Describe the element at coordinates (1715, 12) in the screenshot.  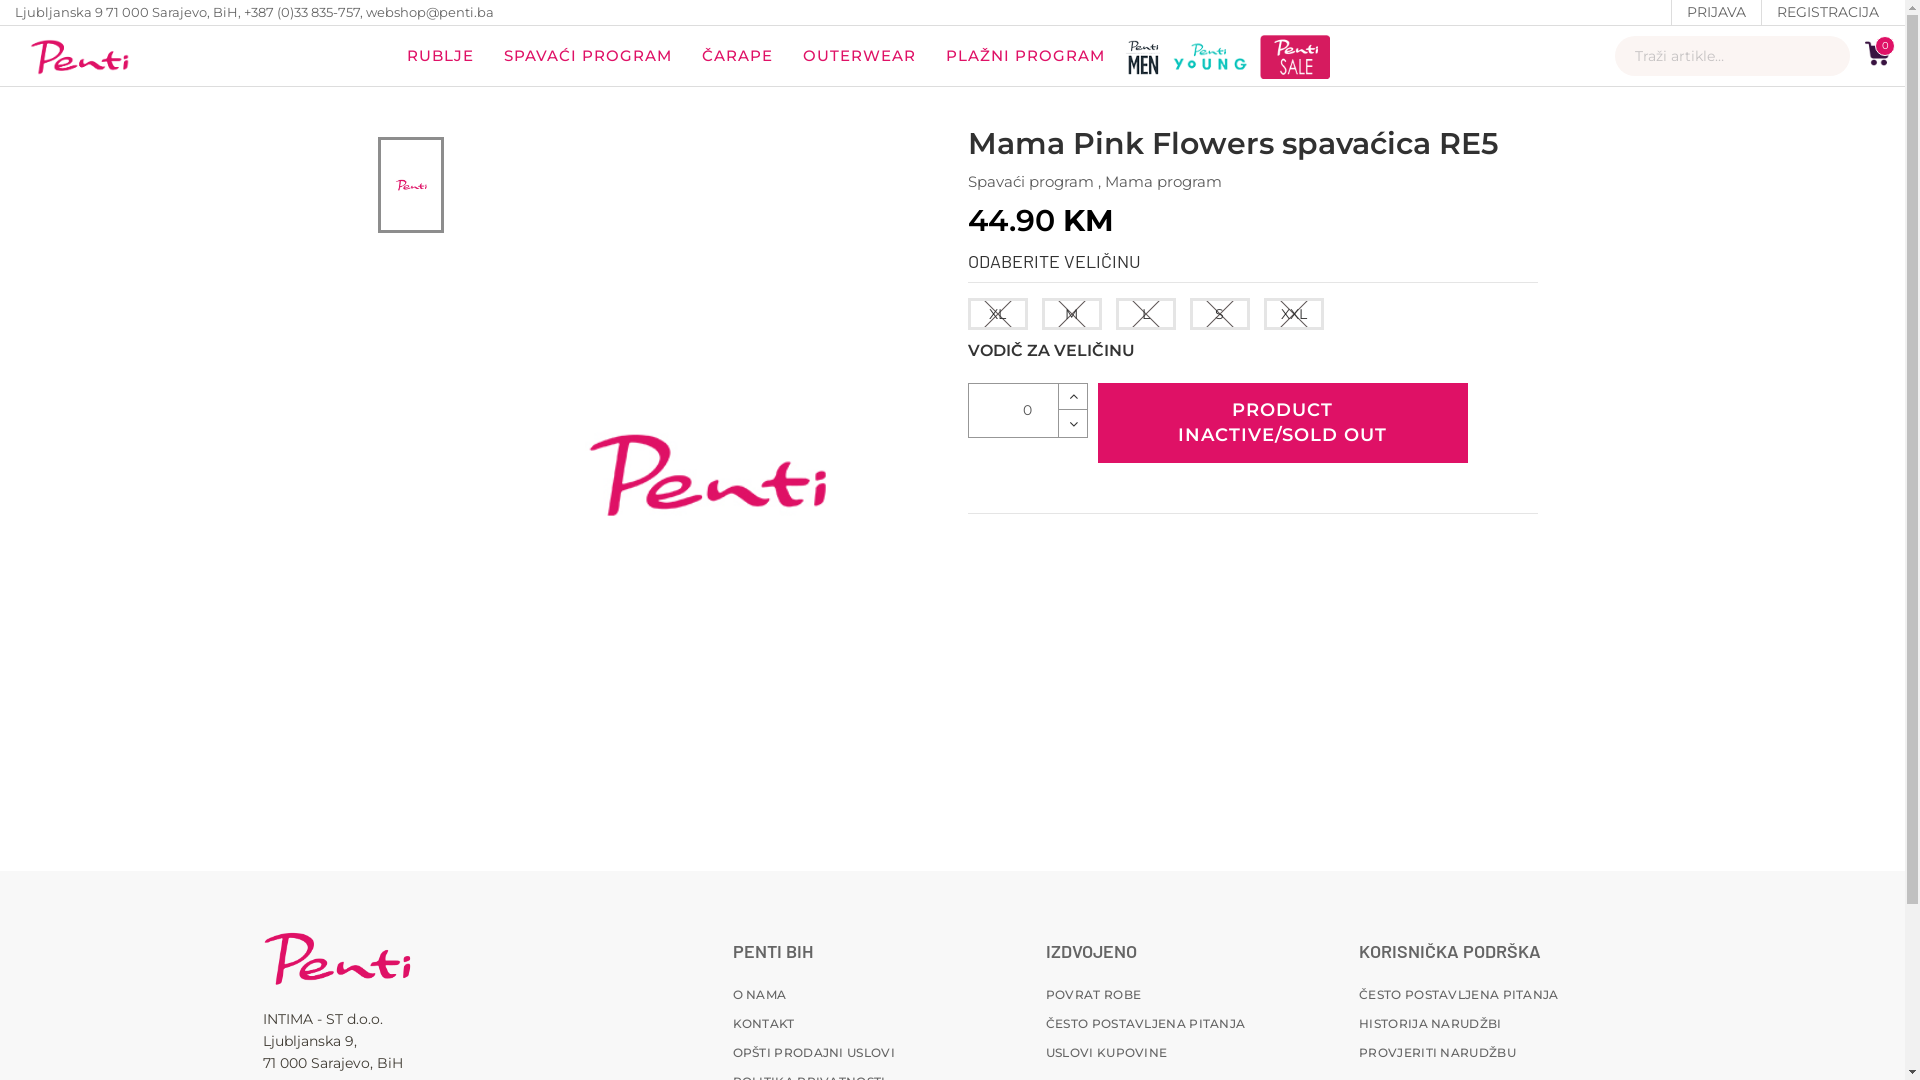
I see `'PRIJAVA'` at that location.